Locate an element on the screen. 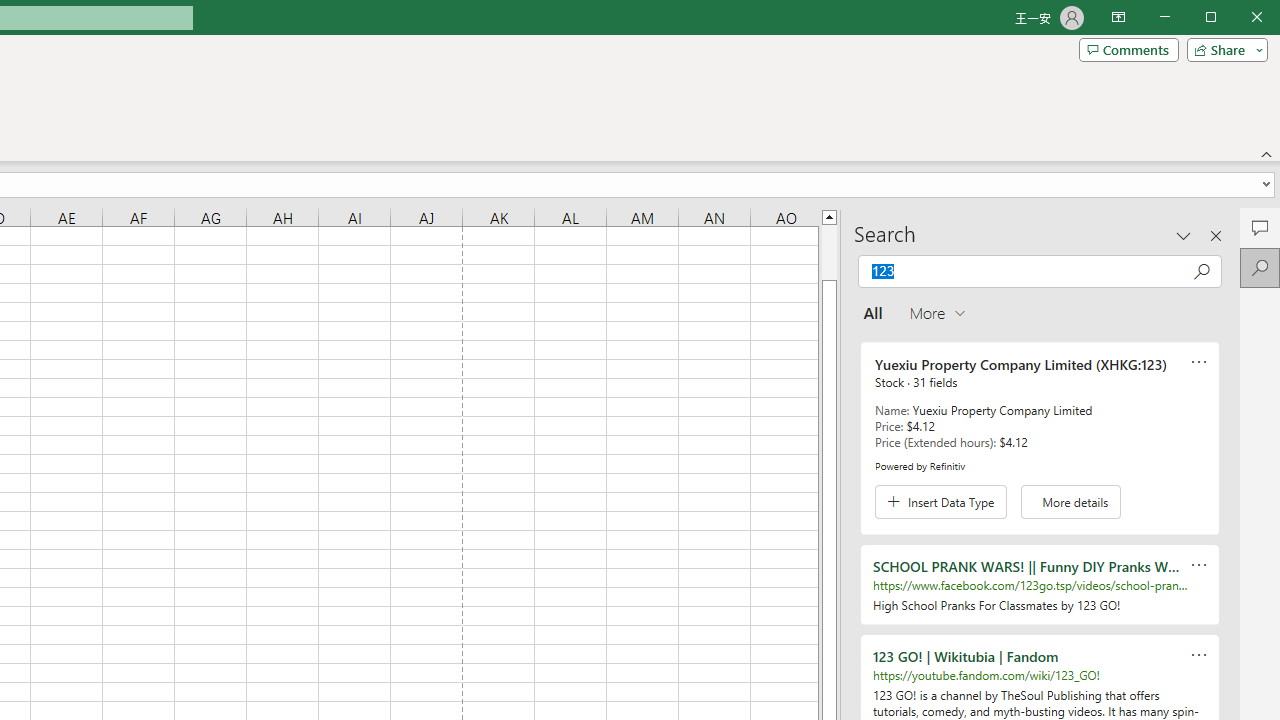  'Collapse the Ribbon' is located at coordinates (1266, 153).